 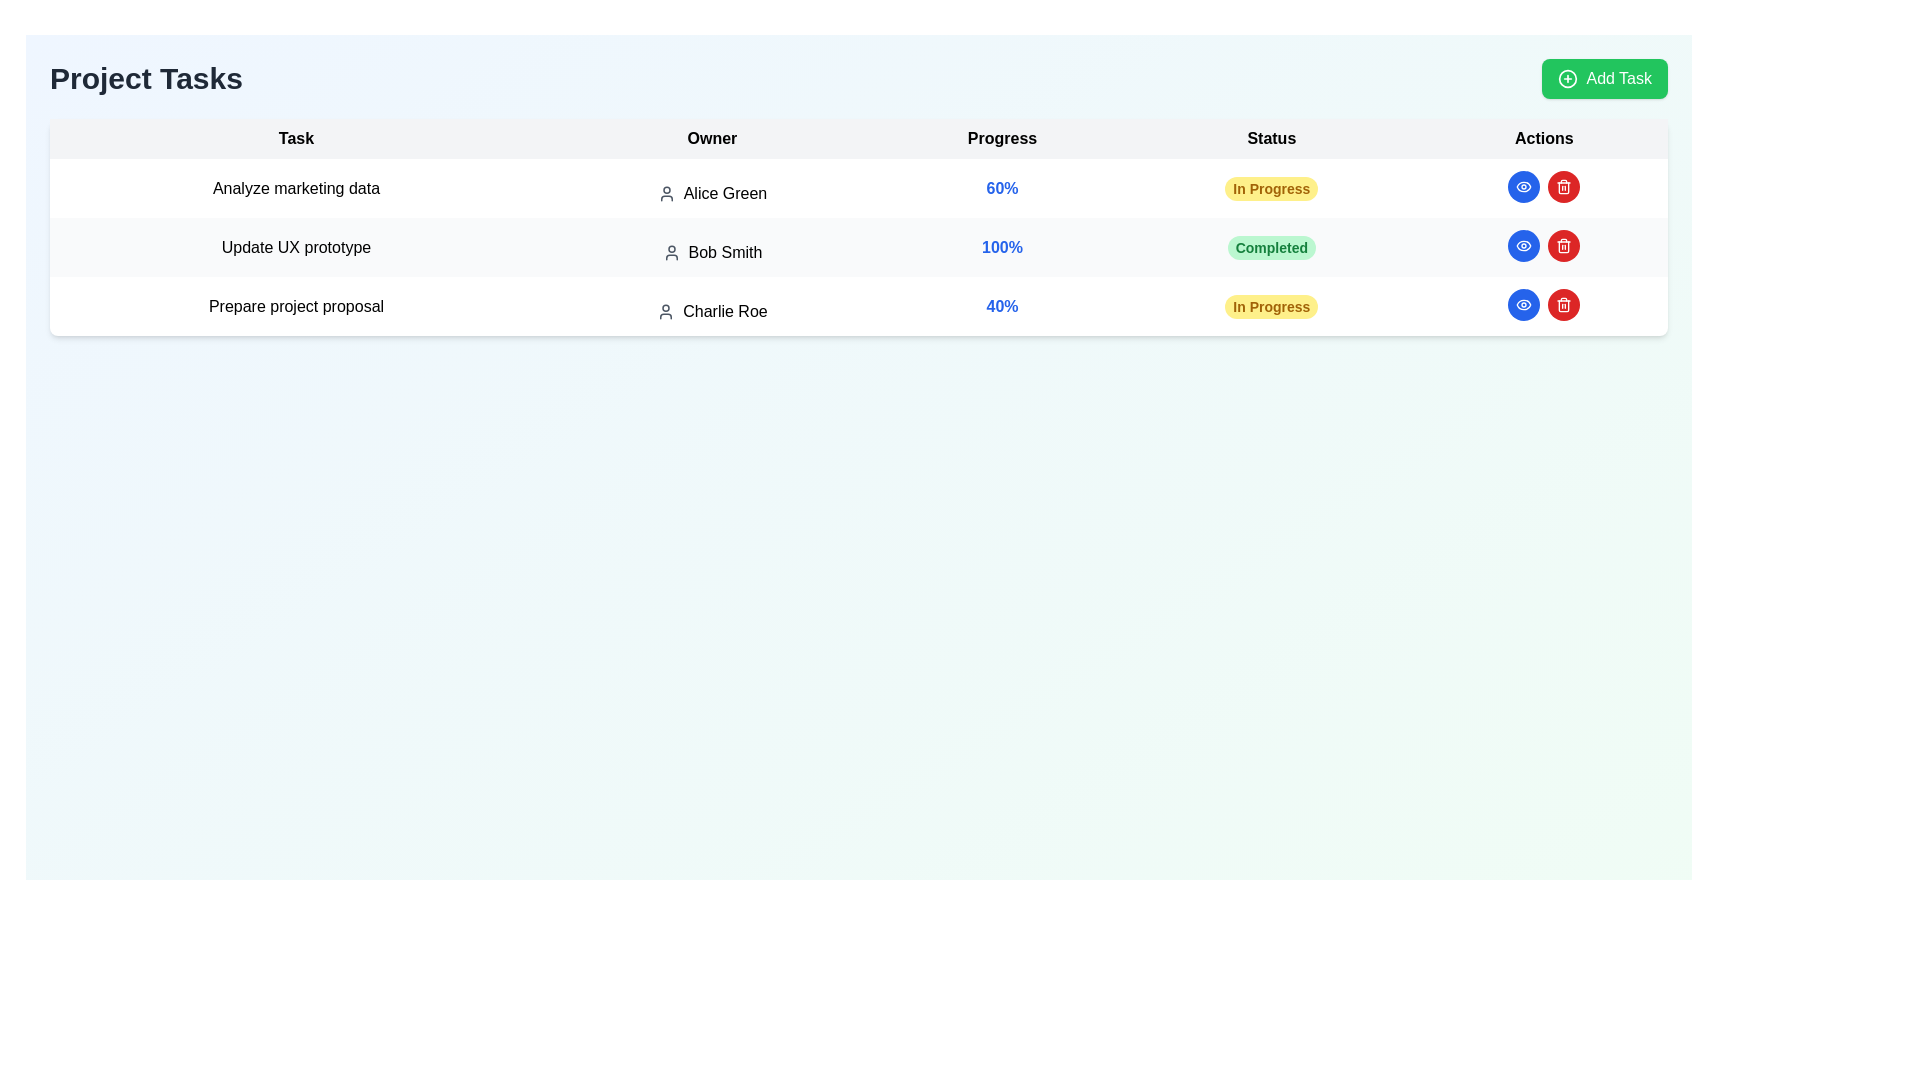 I want to click on the circular blue button with a white eye icon in the 'Actions' column of the second row of the task management table, so click(x=1522, y=245).